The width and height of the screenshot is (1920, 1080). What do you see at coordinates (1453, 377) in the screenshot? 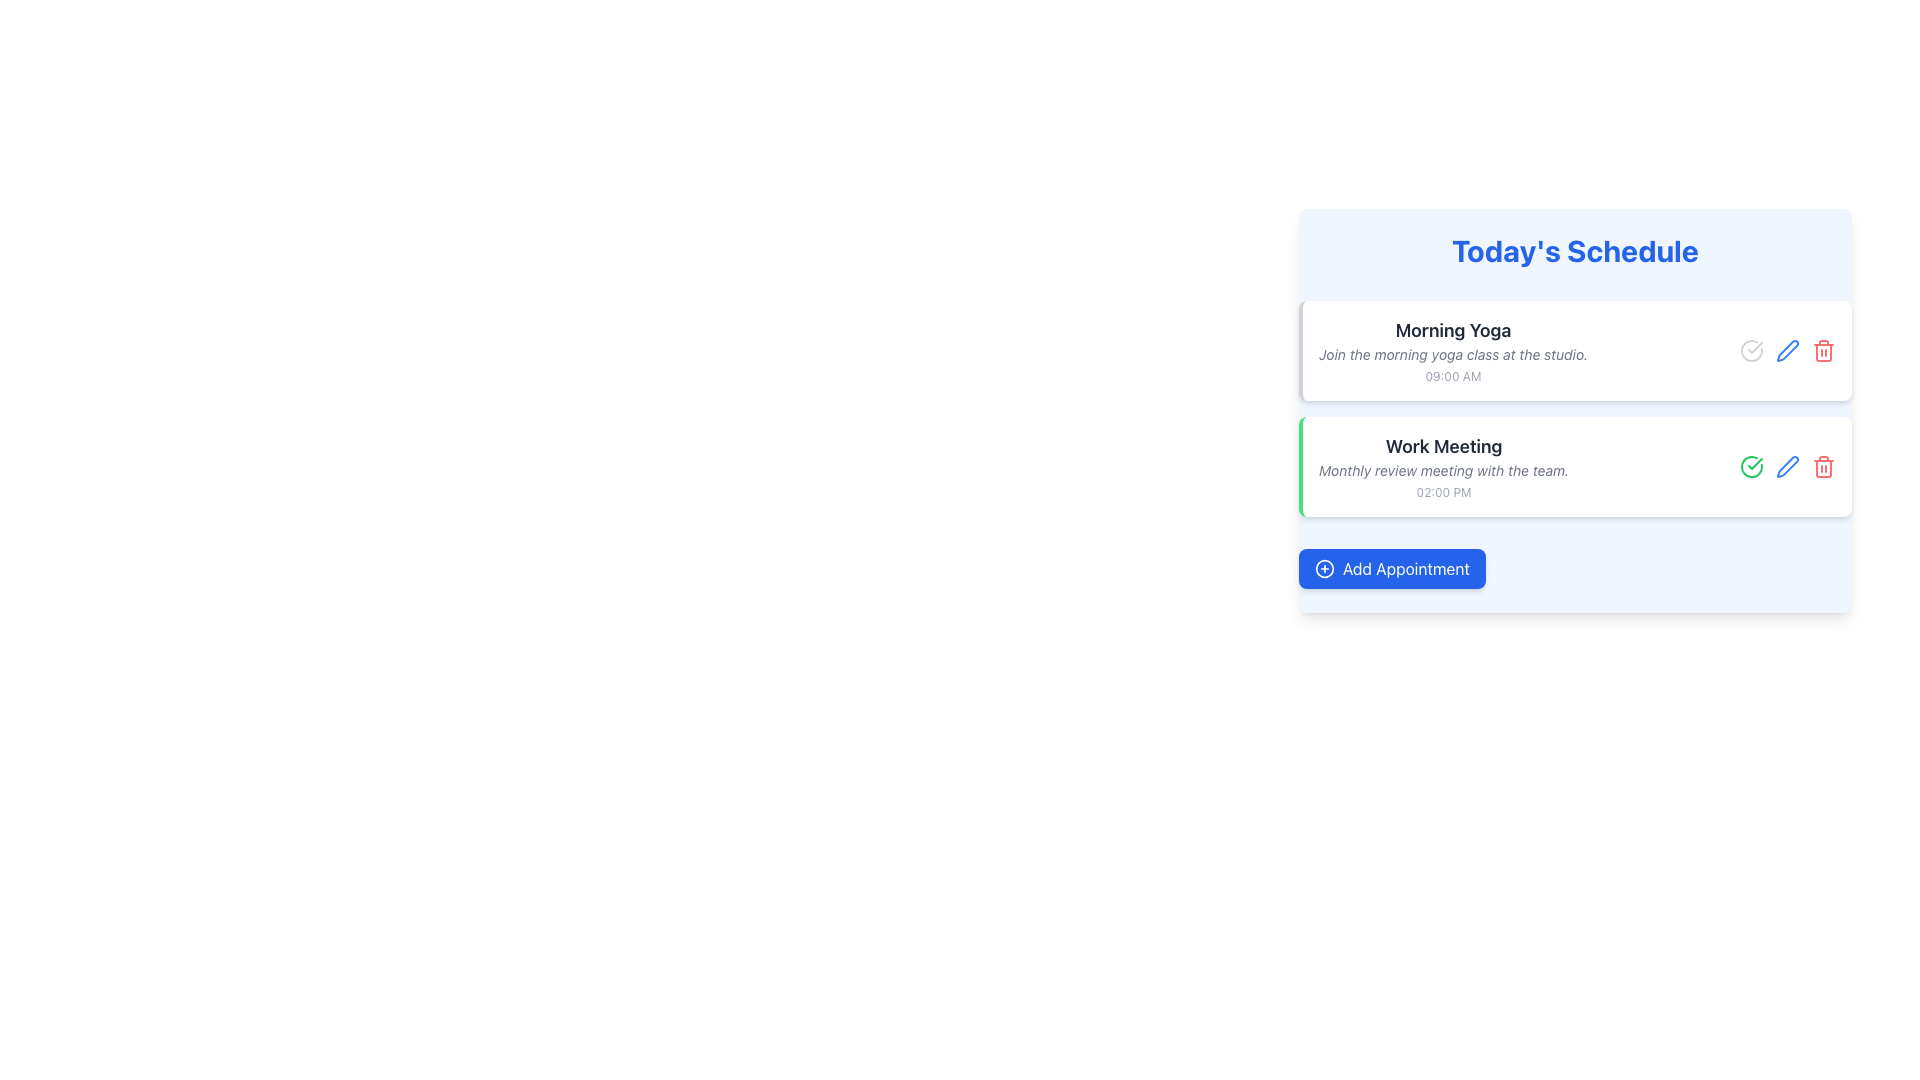
I see `the text label displaying the scheduled time for the 'Morning Yoga' activity, located at the bottom of the 'Morning Yoga' card` at bounding box center [1453, 377].